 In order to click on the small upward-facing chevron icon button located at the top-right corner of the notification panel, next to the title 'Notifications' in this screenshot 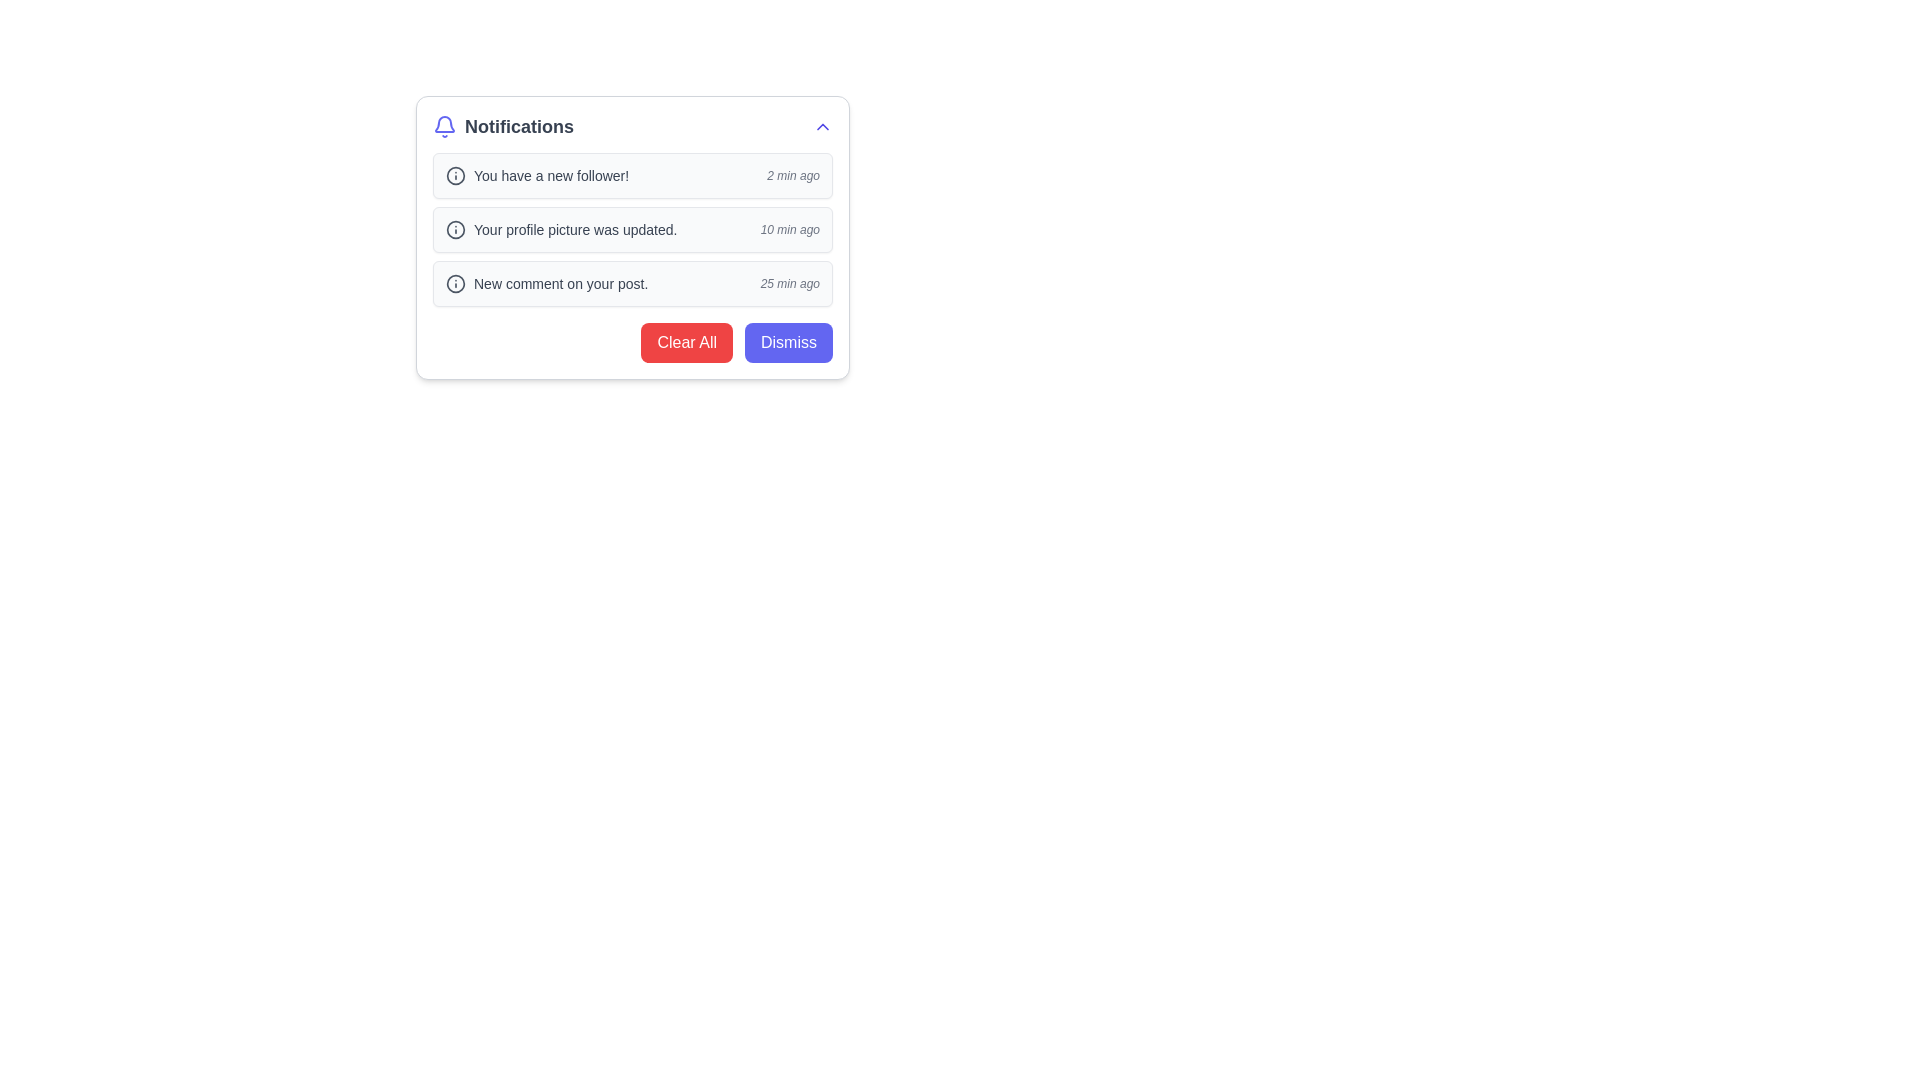, I will do `click(822, 127)`.